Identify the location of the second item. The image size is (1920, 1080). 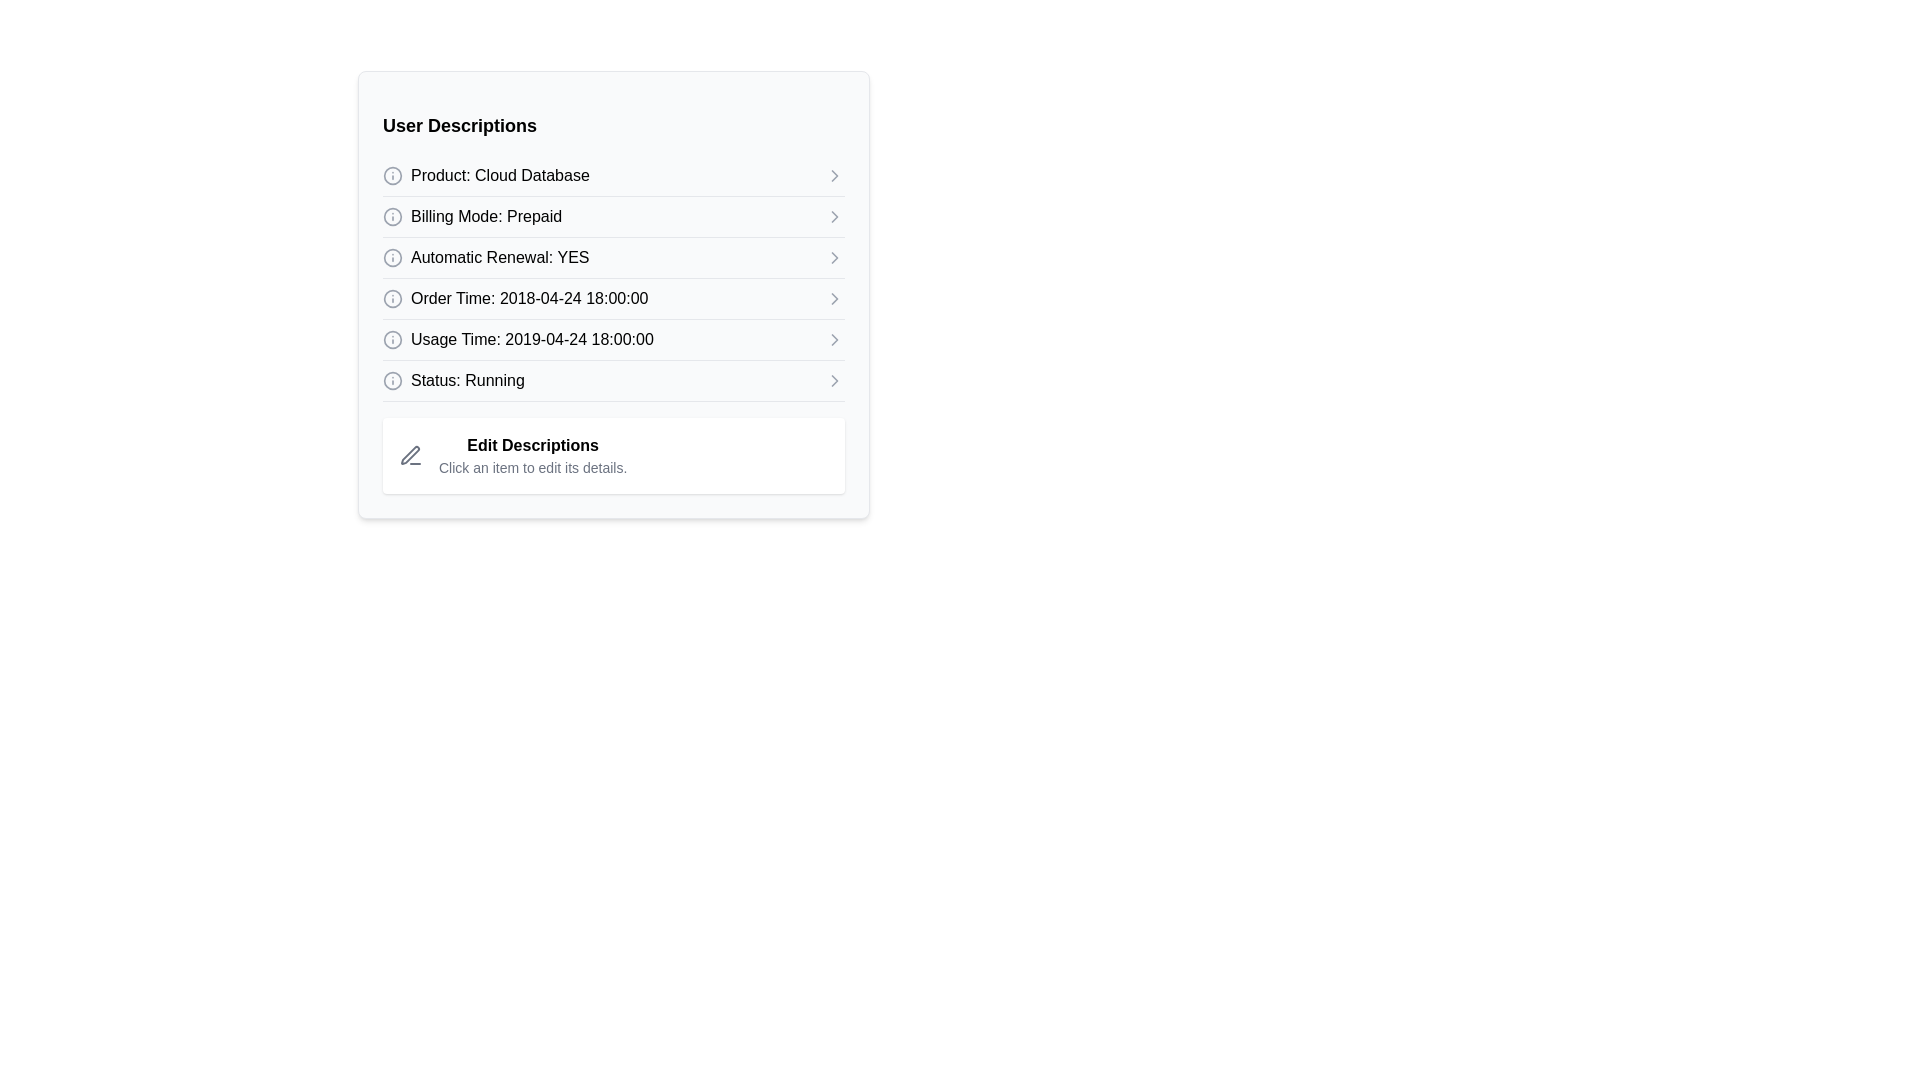
(613, 216).